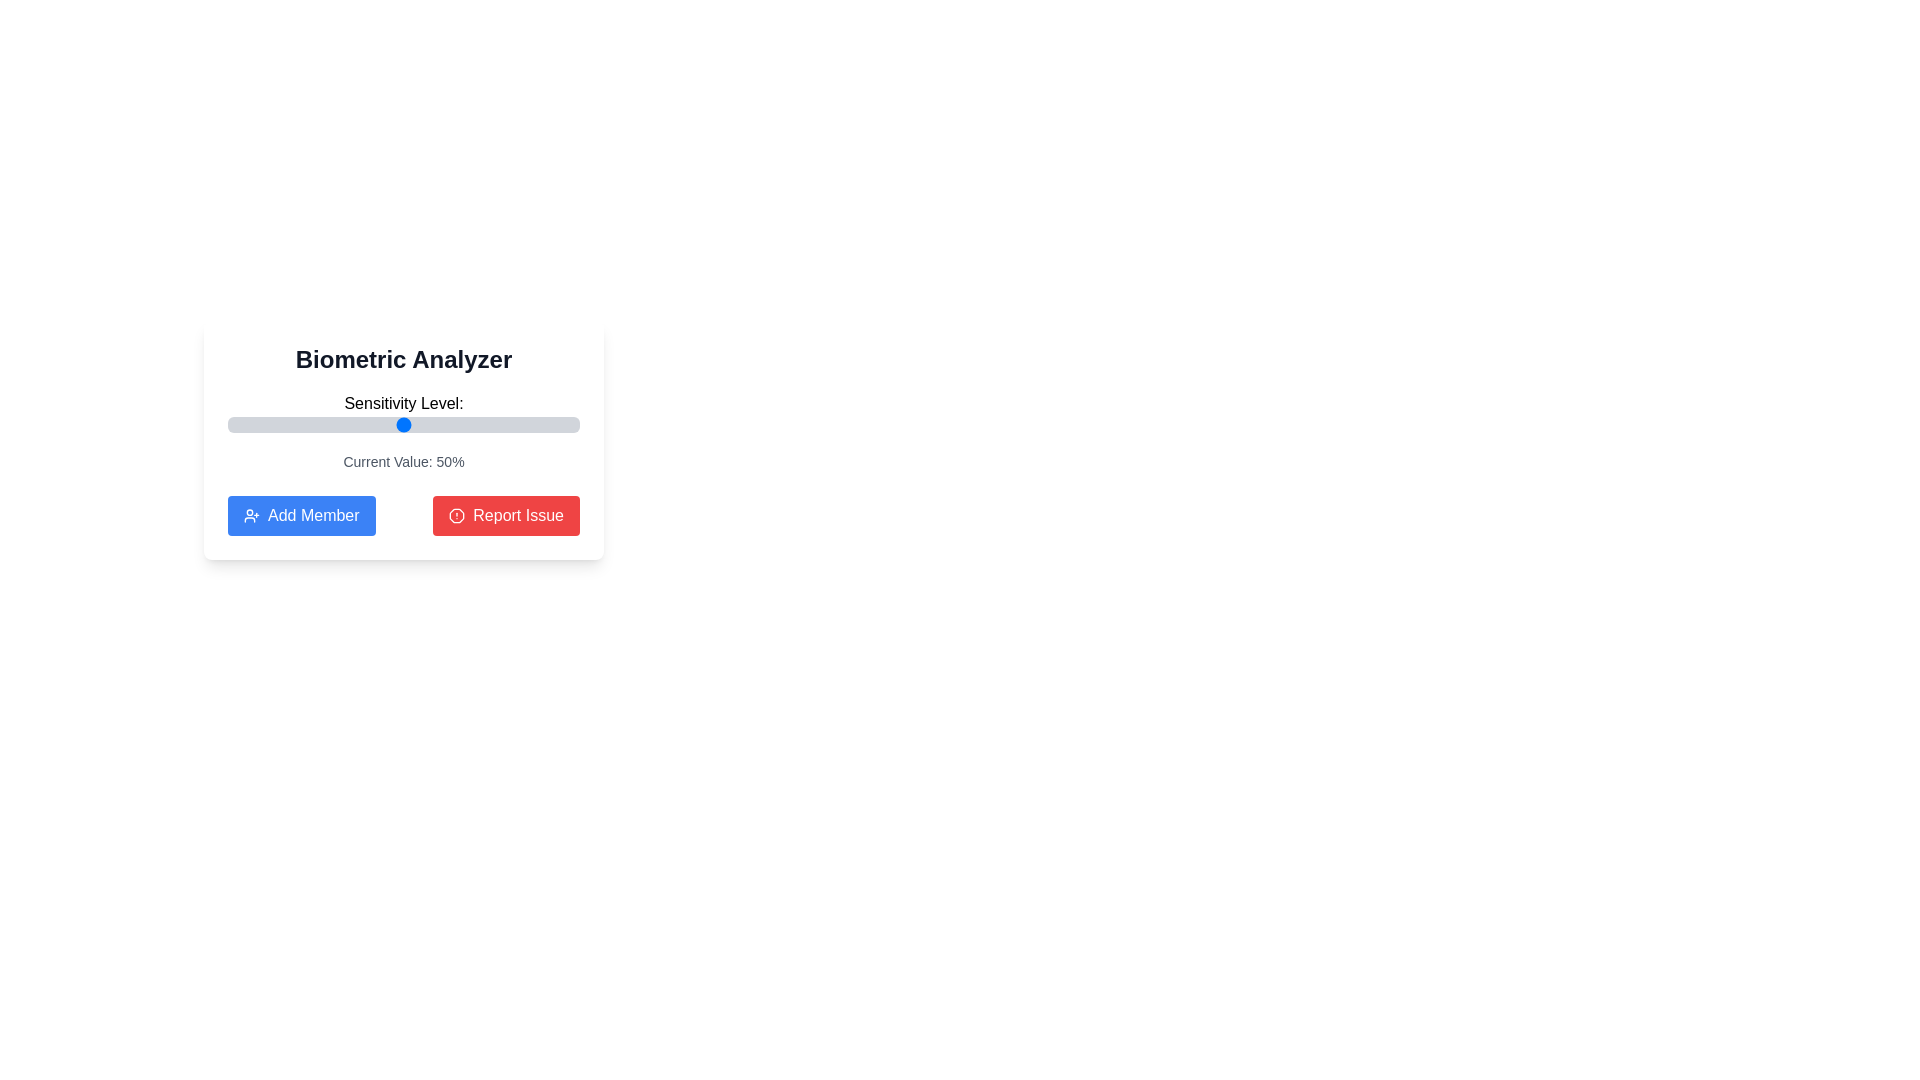  I want to click on the sensitivity level, so click(520, 423).